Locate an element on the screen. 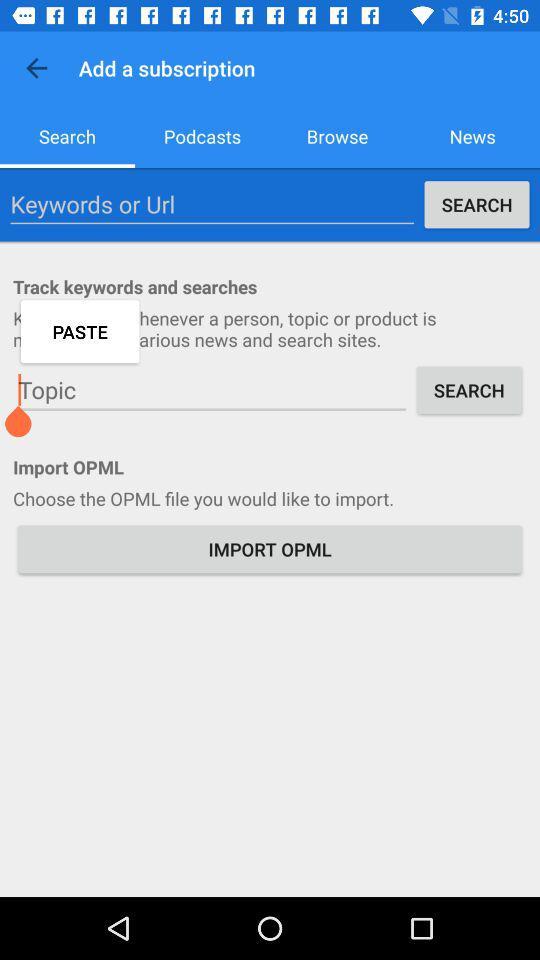 This screenshot has width=540, height=960. icon above the import opml item is located at coordinates (211, 389).